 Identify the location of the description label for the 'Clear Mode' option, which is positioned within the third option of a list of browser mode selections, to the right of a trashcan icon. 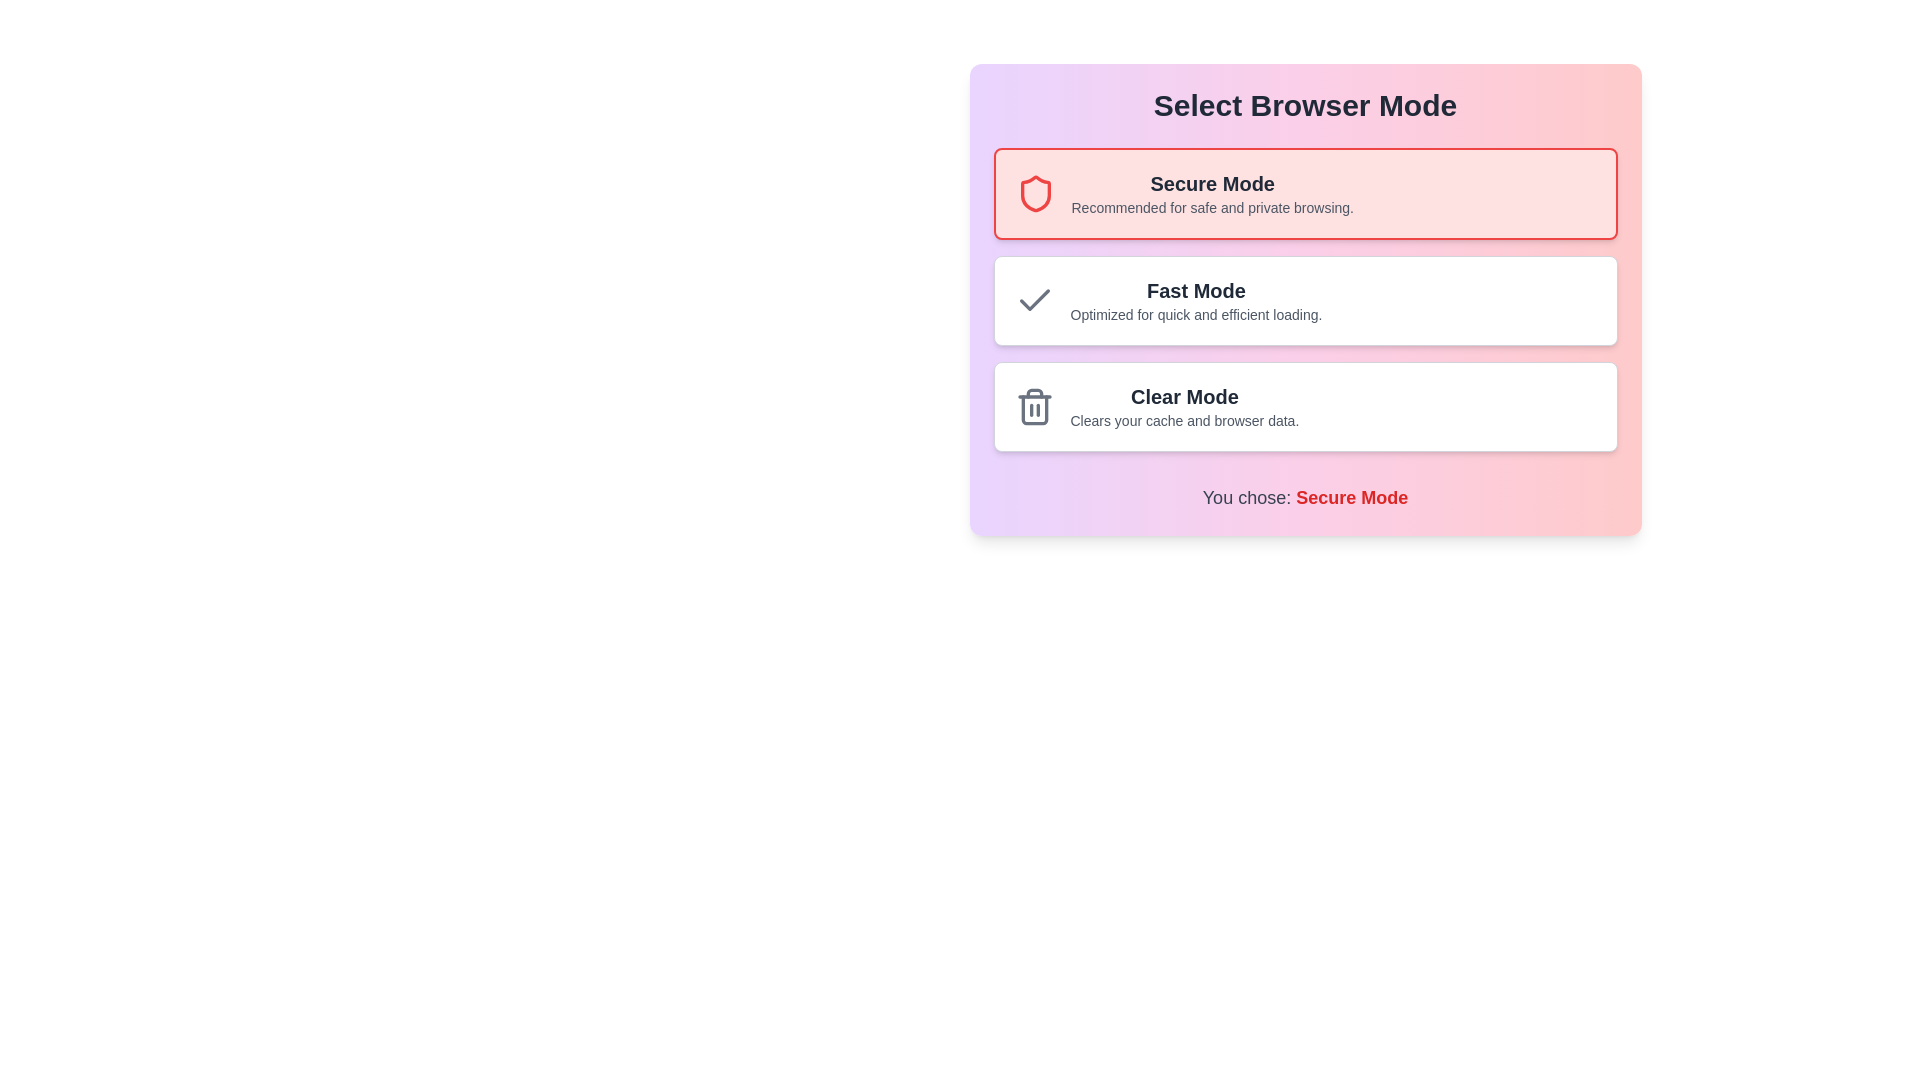
(1184, 406).